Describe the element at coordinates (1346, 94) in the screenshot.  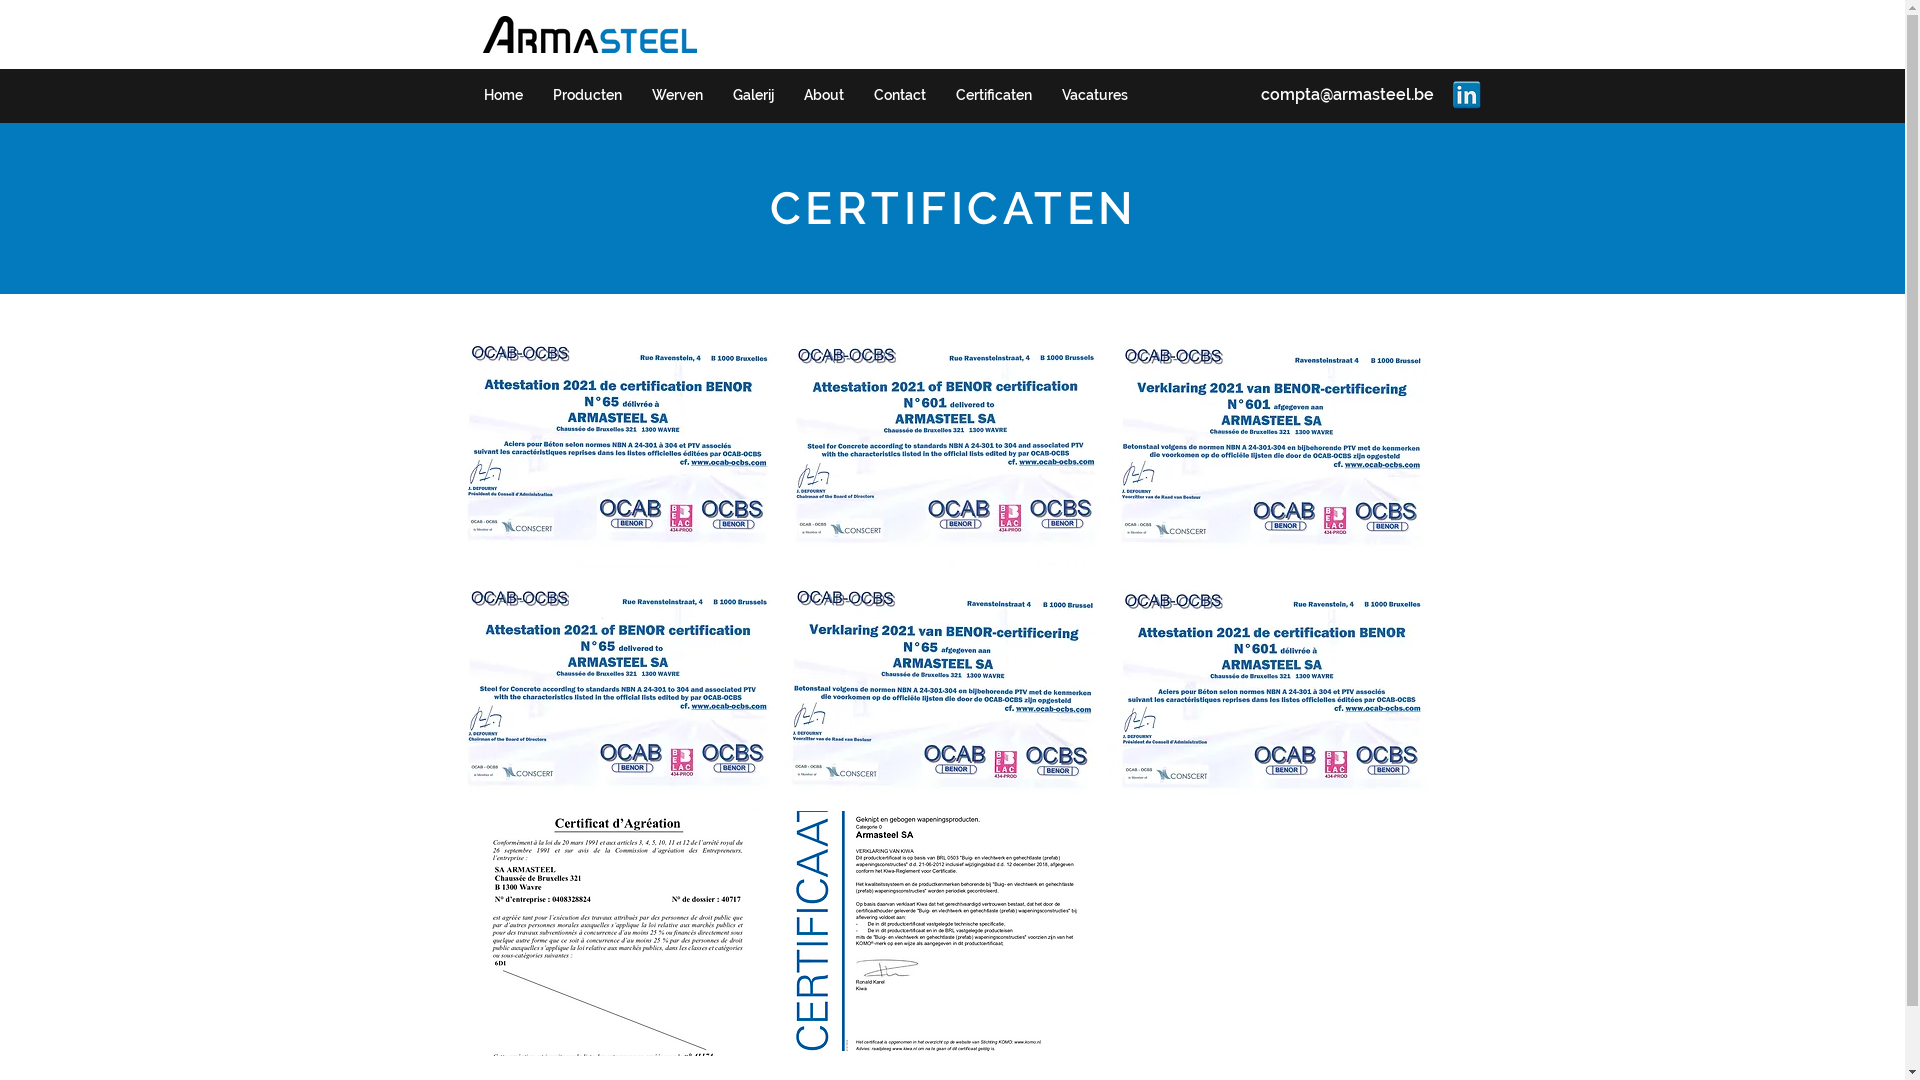
I see `'compta@armasteel.be'` at that location.